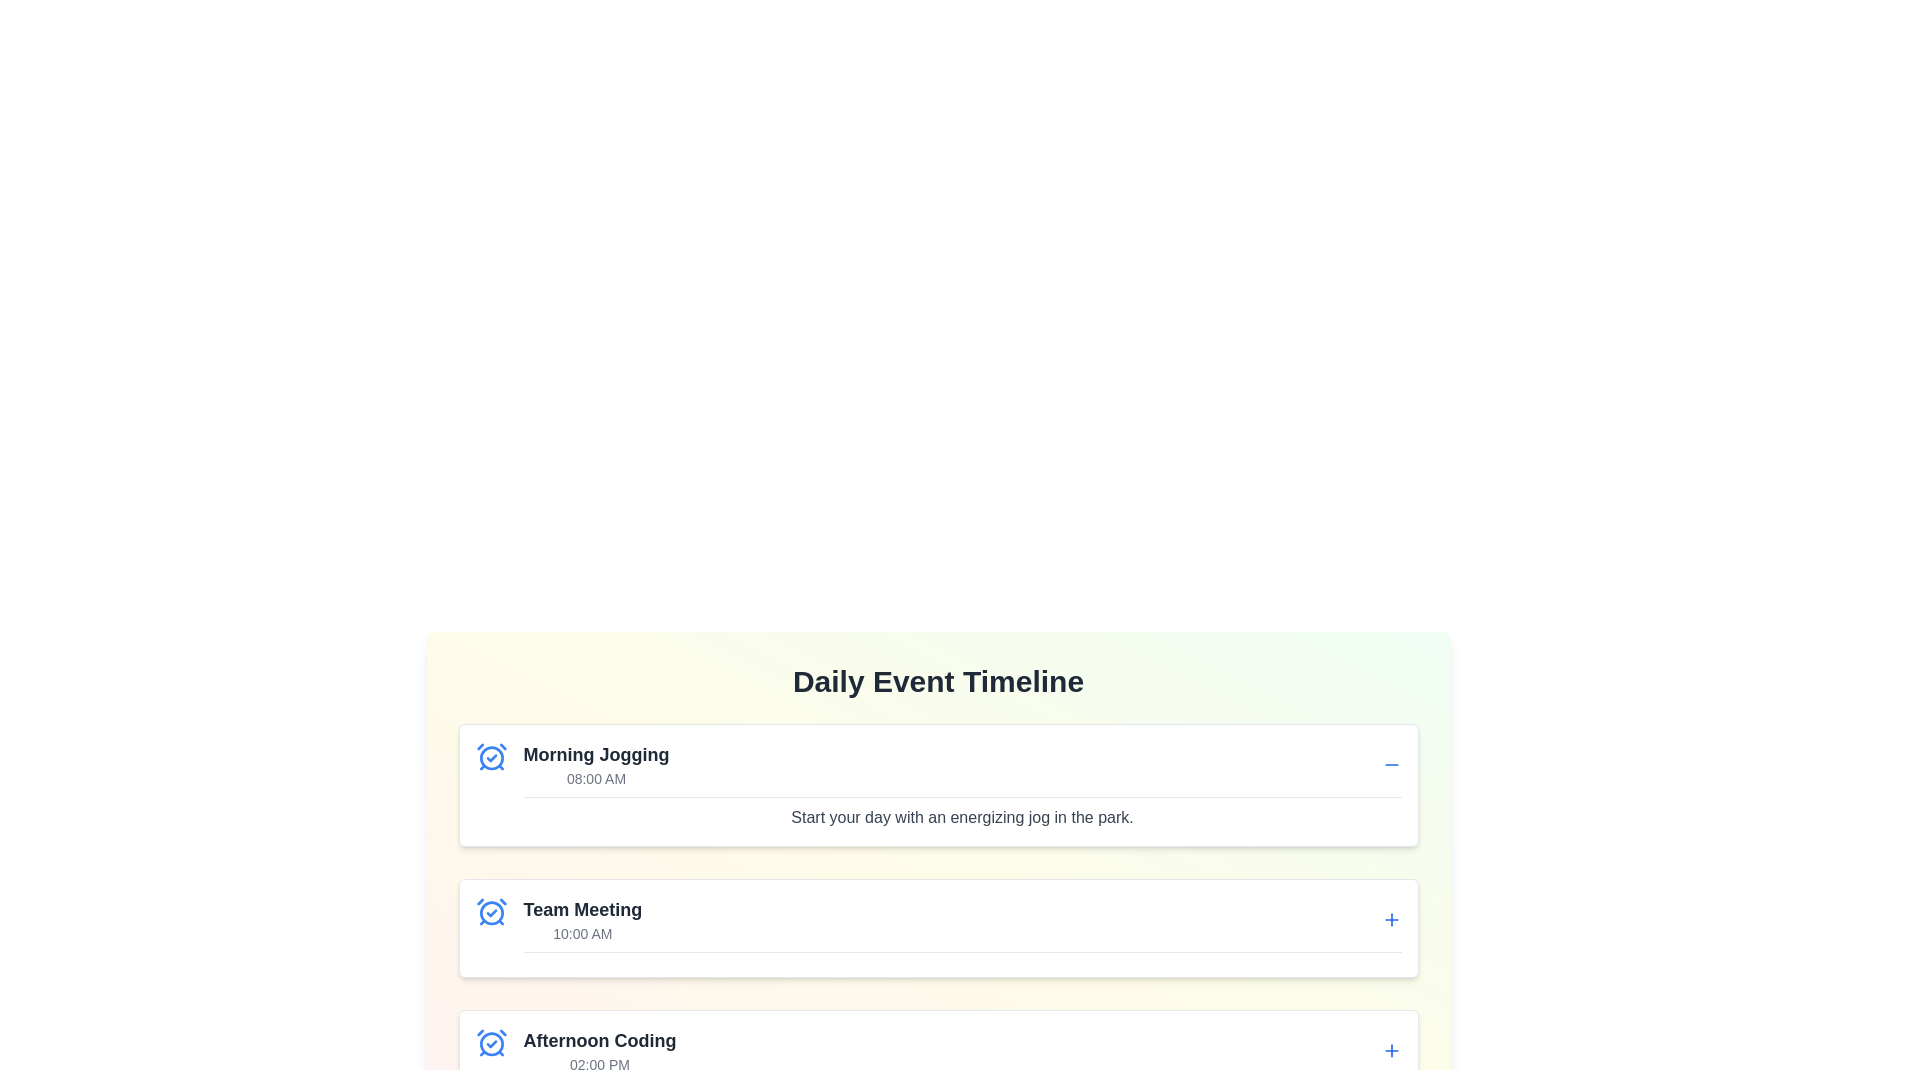 The image size is (1920, 1080). What do you see at coordinates (1390, 920) in the screenshot?
I see `the add button located in the top-right corner of the 'Team Meeting' event card, next to the '10:00 AM' text` at bounding box center [1390, 920].